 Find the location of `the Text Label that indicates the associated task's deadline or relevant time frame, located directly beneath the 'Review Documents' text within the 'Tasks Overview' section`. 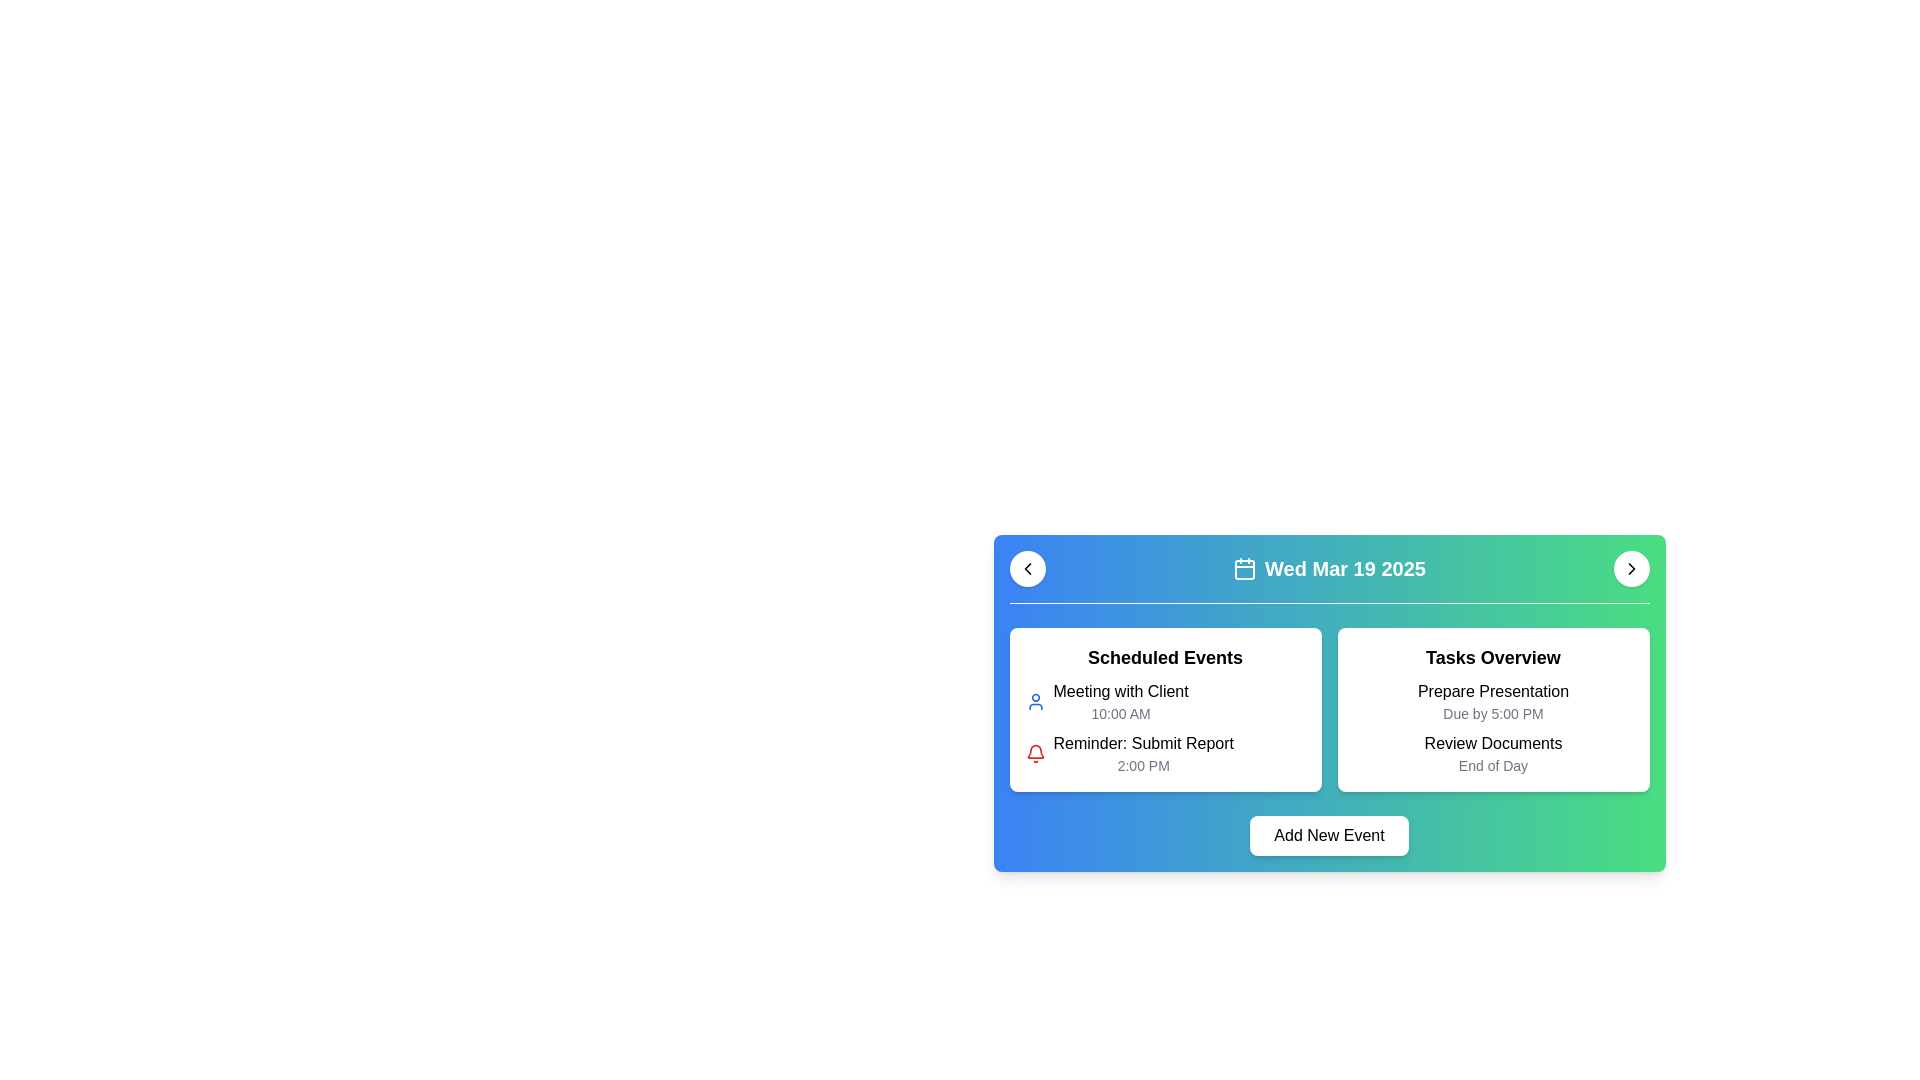

the Text Label that indicates the associated task's deadline or relevant time frame, located directly beneath the 'Review Documents' text within the 'Tasks Overview' section is located at coordinates (1493, 765).